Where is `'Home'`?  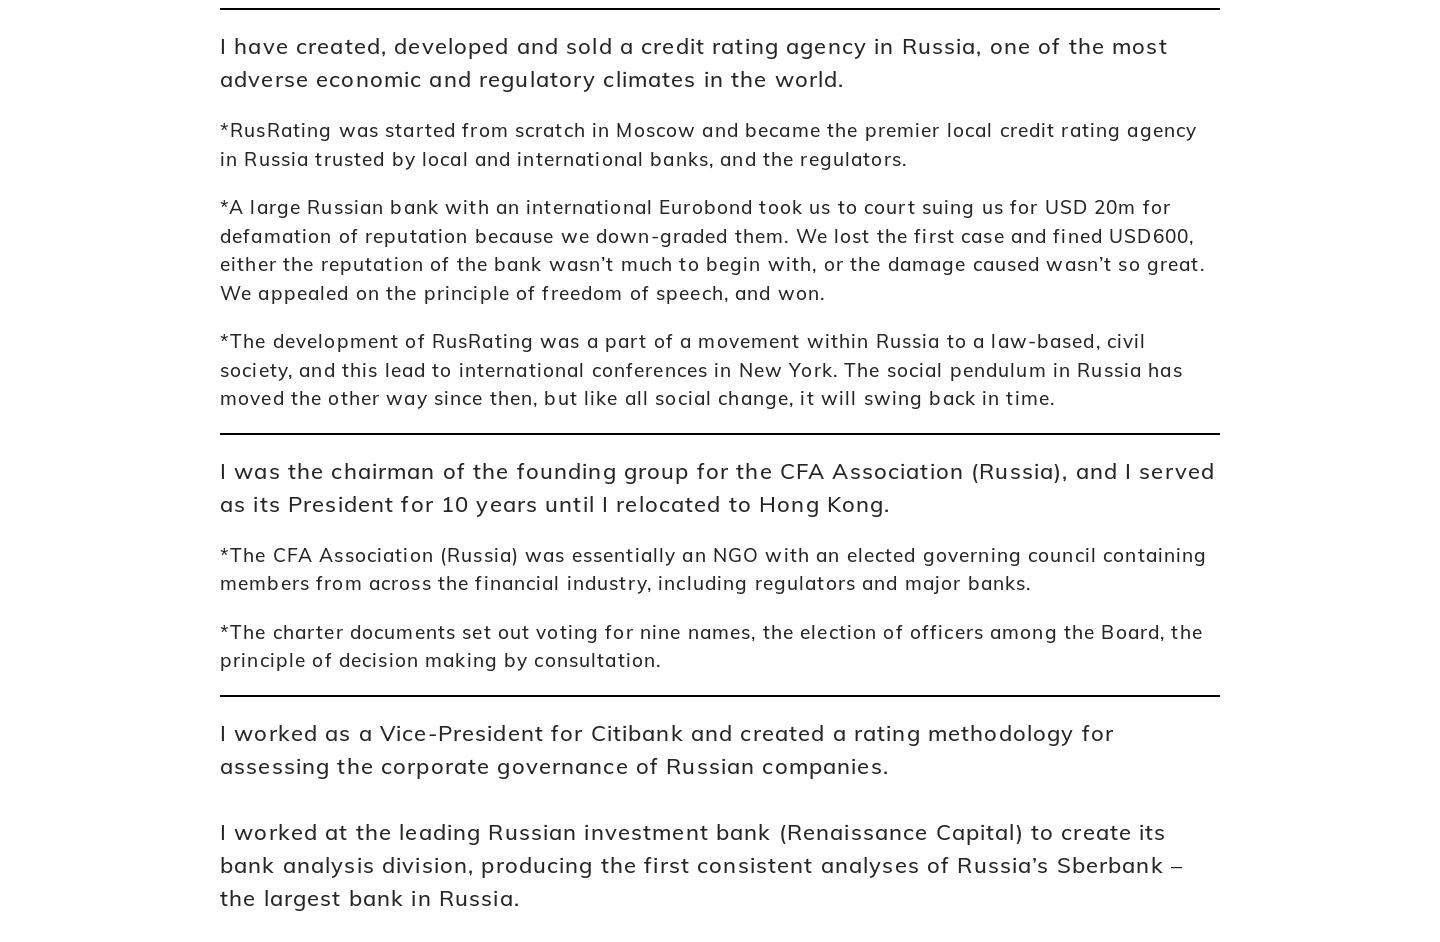 'Home' is located at coordinates (241, 139).